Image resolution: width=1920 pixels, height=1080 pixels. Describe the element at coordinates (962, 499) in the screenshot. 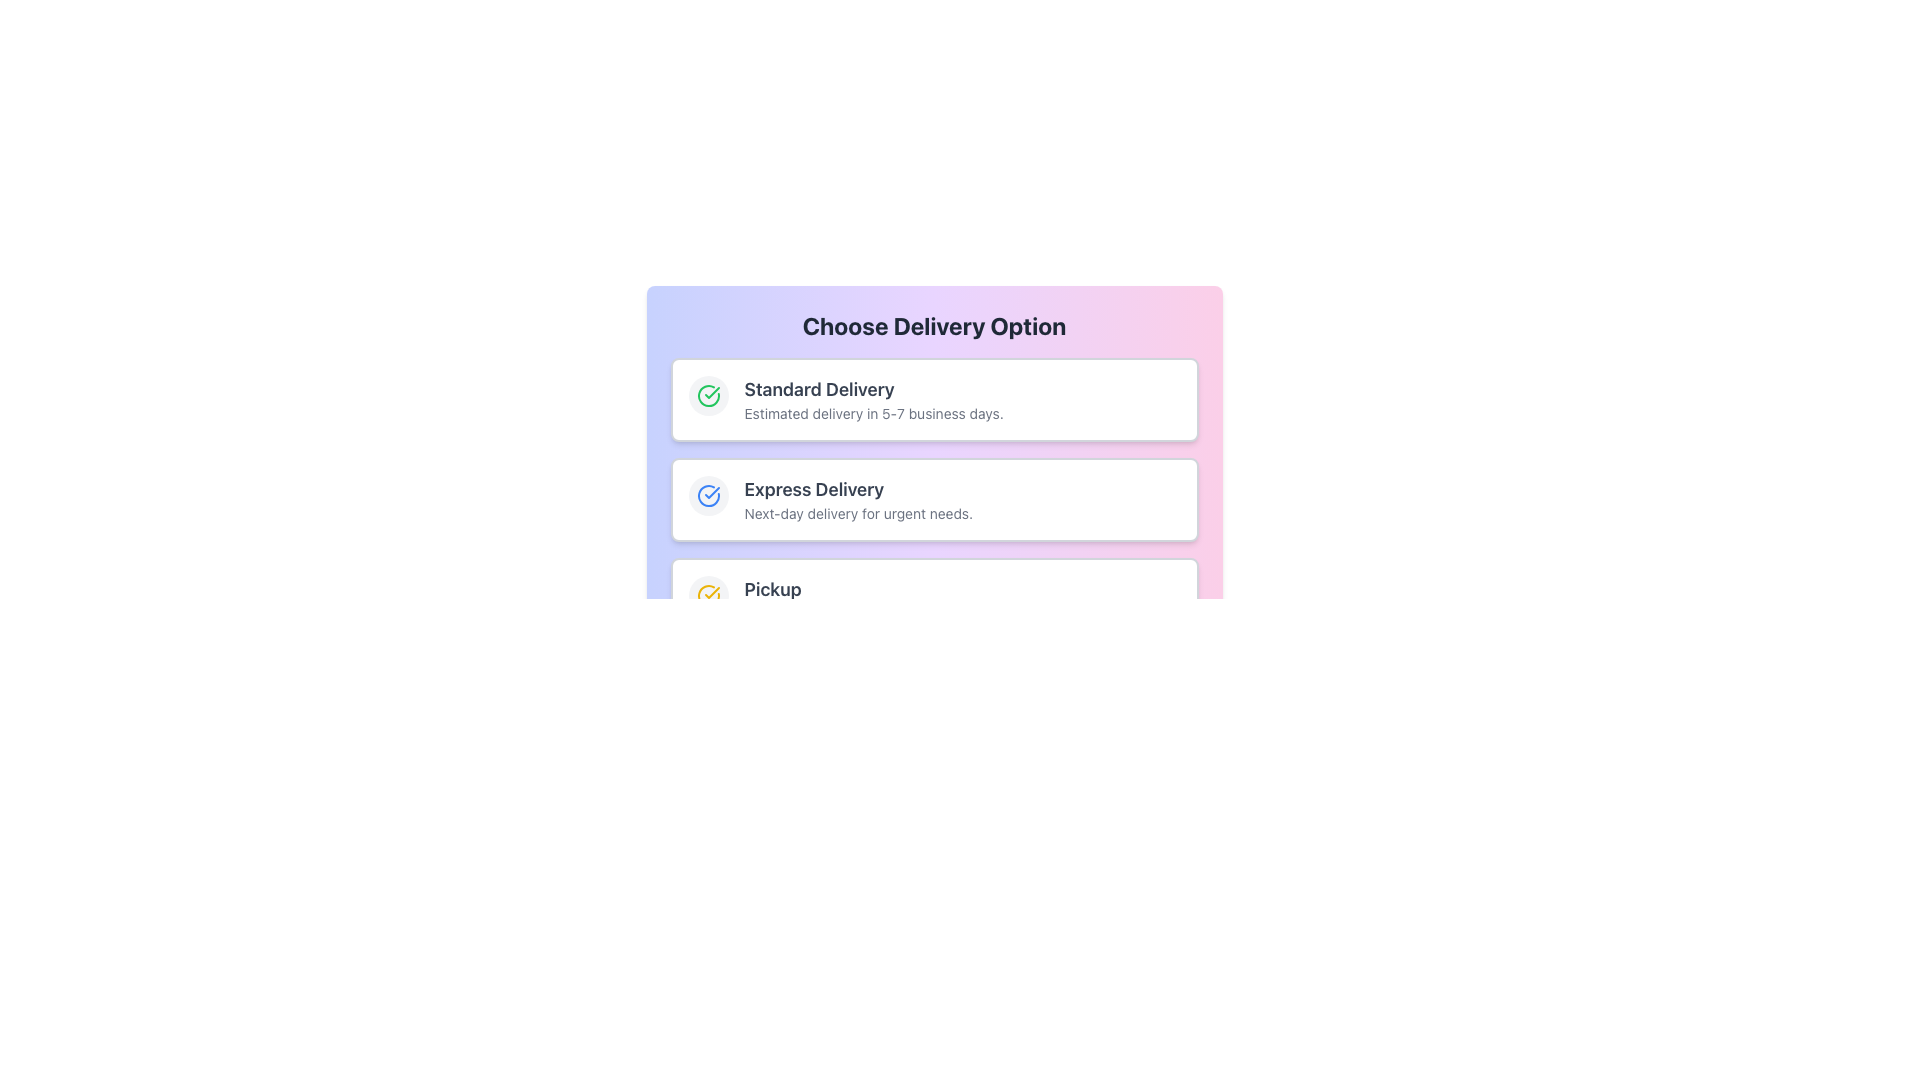

I see `the 'Express Delivery' text block element to bring it into view within the scrollable interface` at that location.